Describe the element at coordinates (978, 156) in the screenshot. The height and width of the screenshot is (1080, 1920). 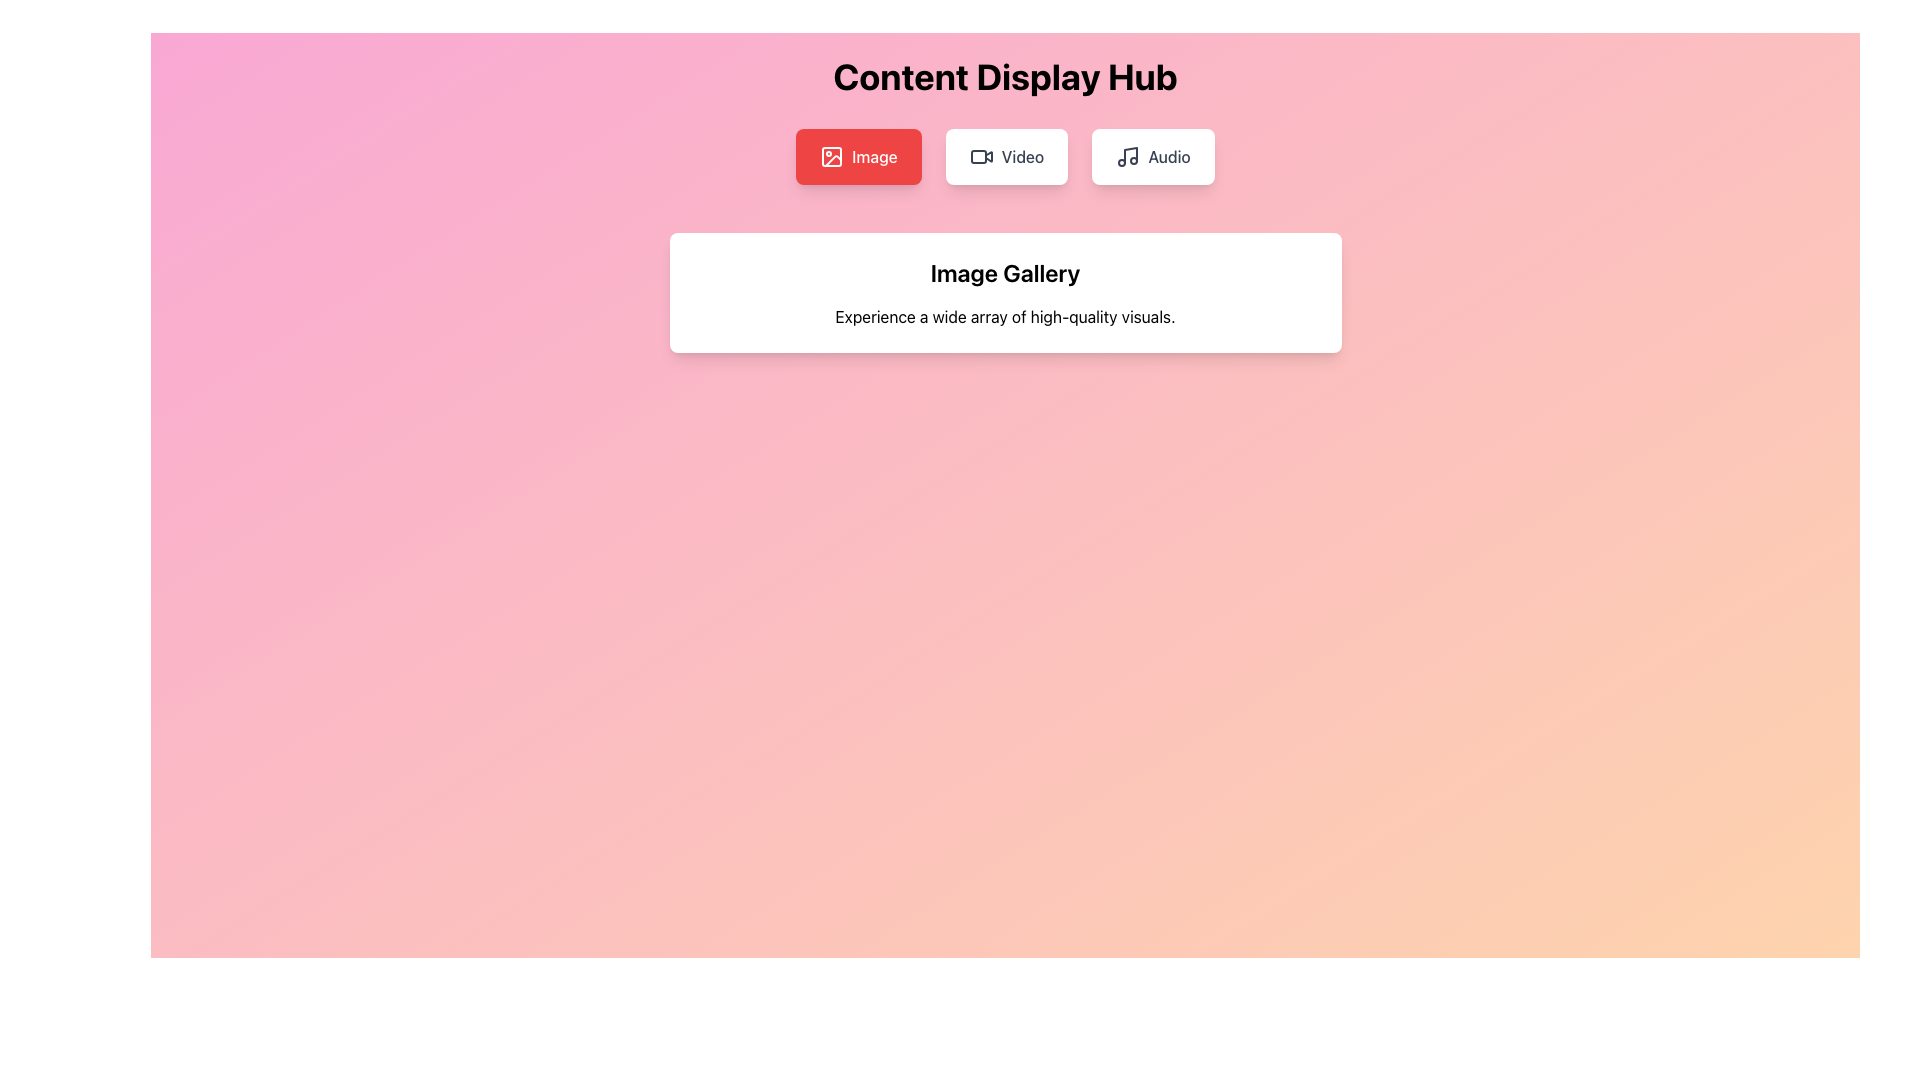
I see `video icon component located inside the second button from the left in the horizontal group of three buttons (Image, Video, Audio) below the title 'Content Display Hub'` at that location.